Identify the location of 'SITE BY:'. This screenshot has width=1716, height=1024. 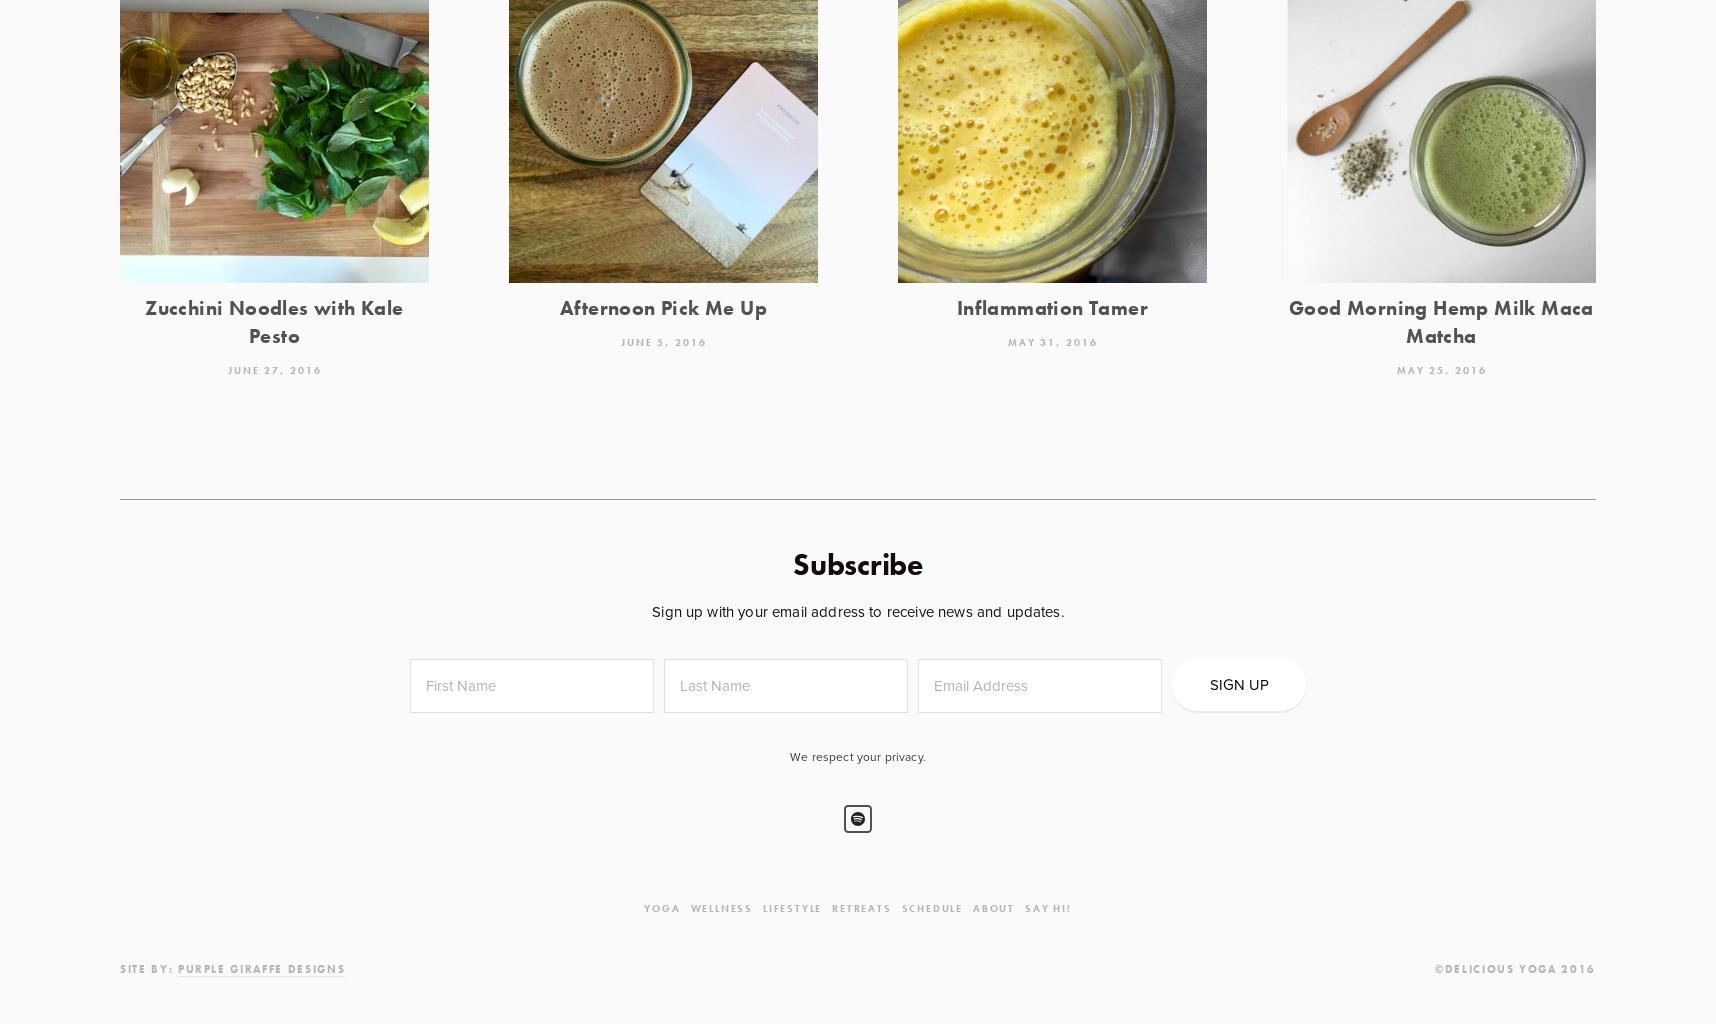
(148, 967).